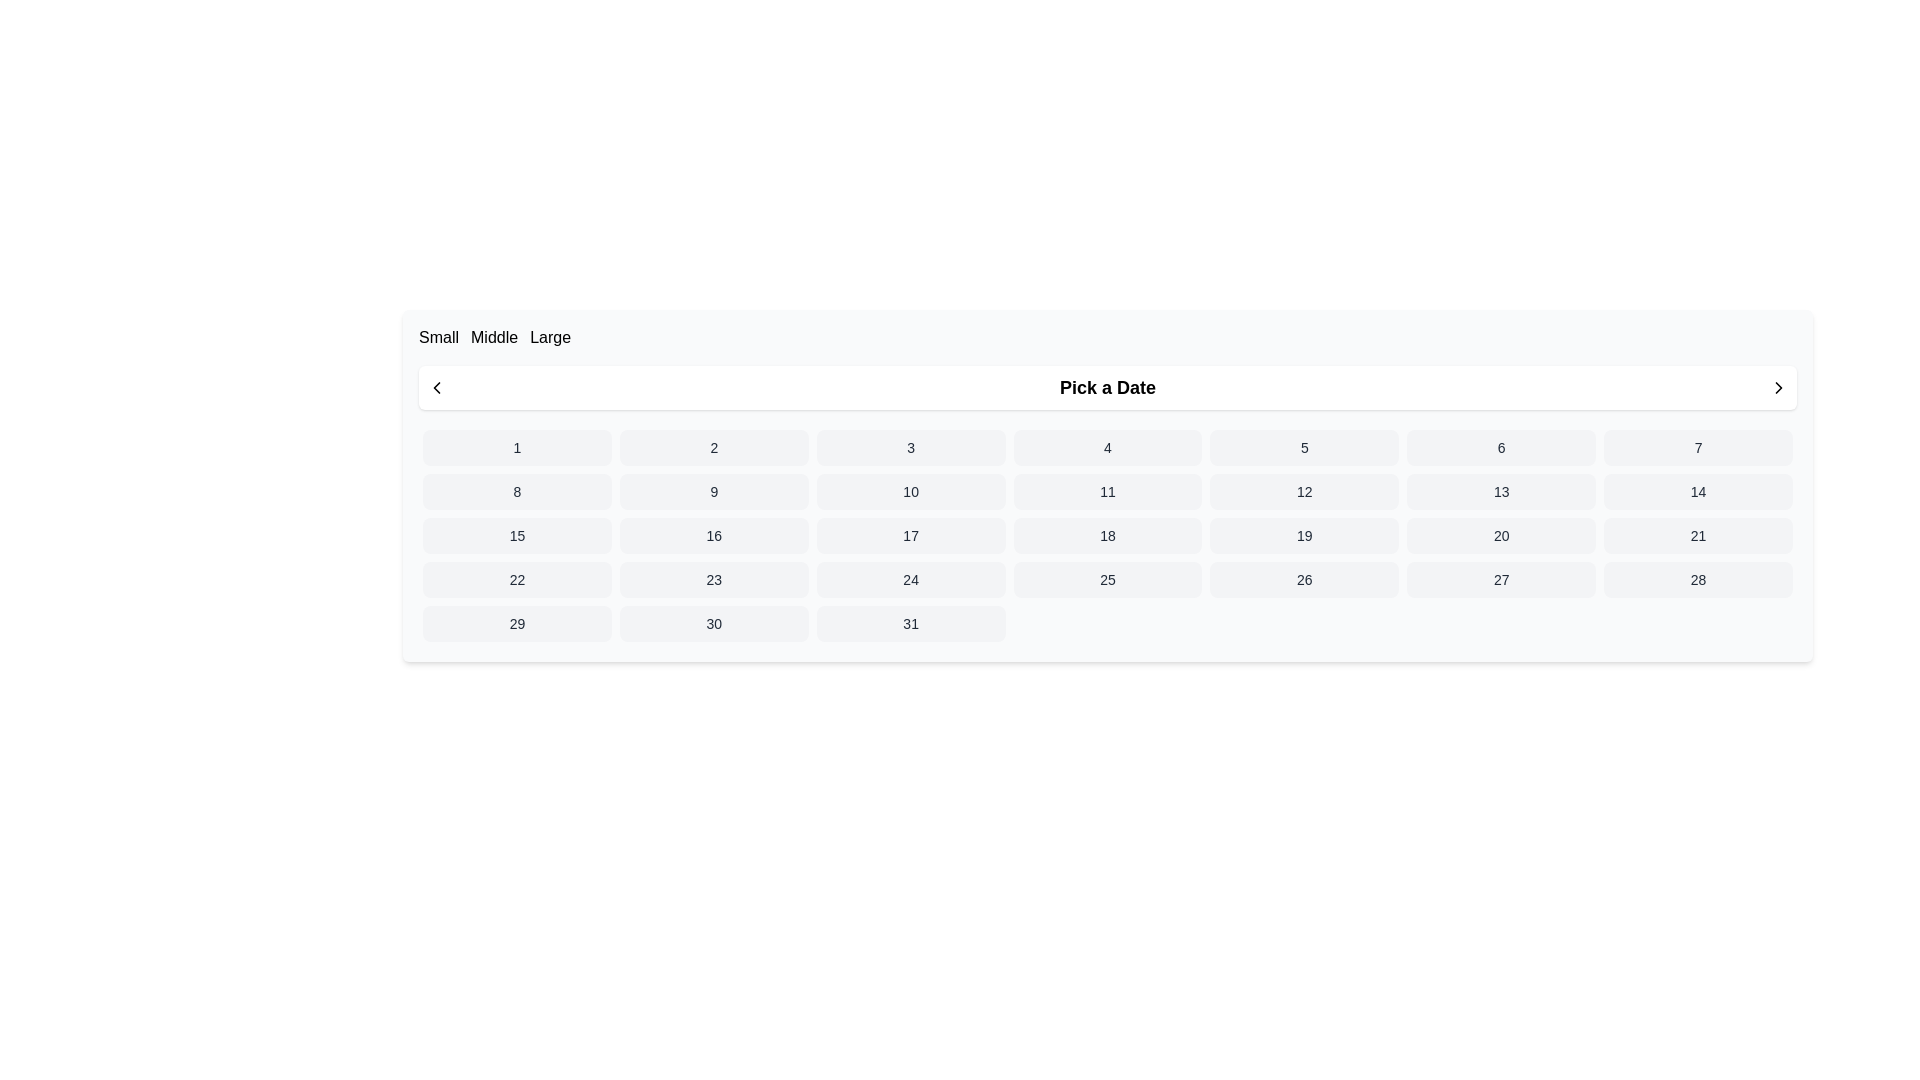  Describe the element at coordinates (714, 623) in the screenshot. I see `the date selection button labeled '30' in the date picker interface` at that location.